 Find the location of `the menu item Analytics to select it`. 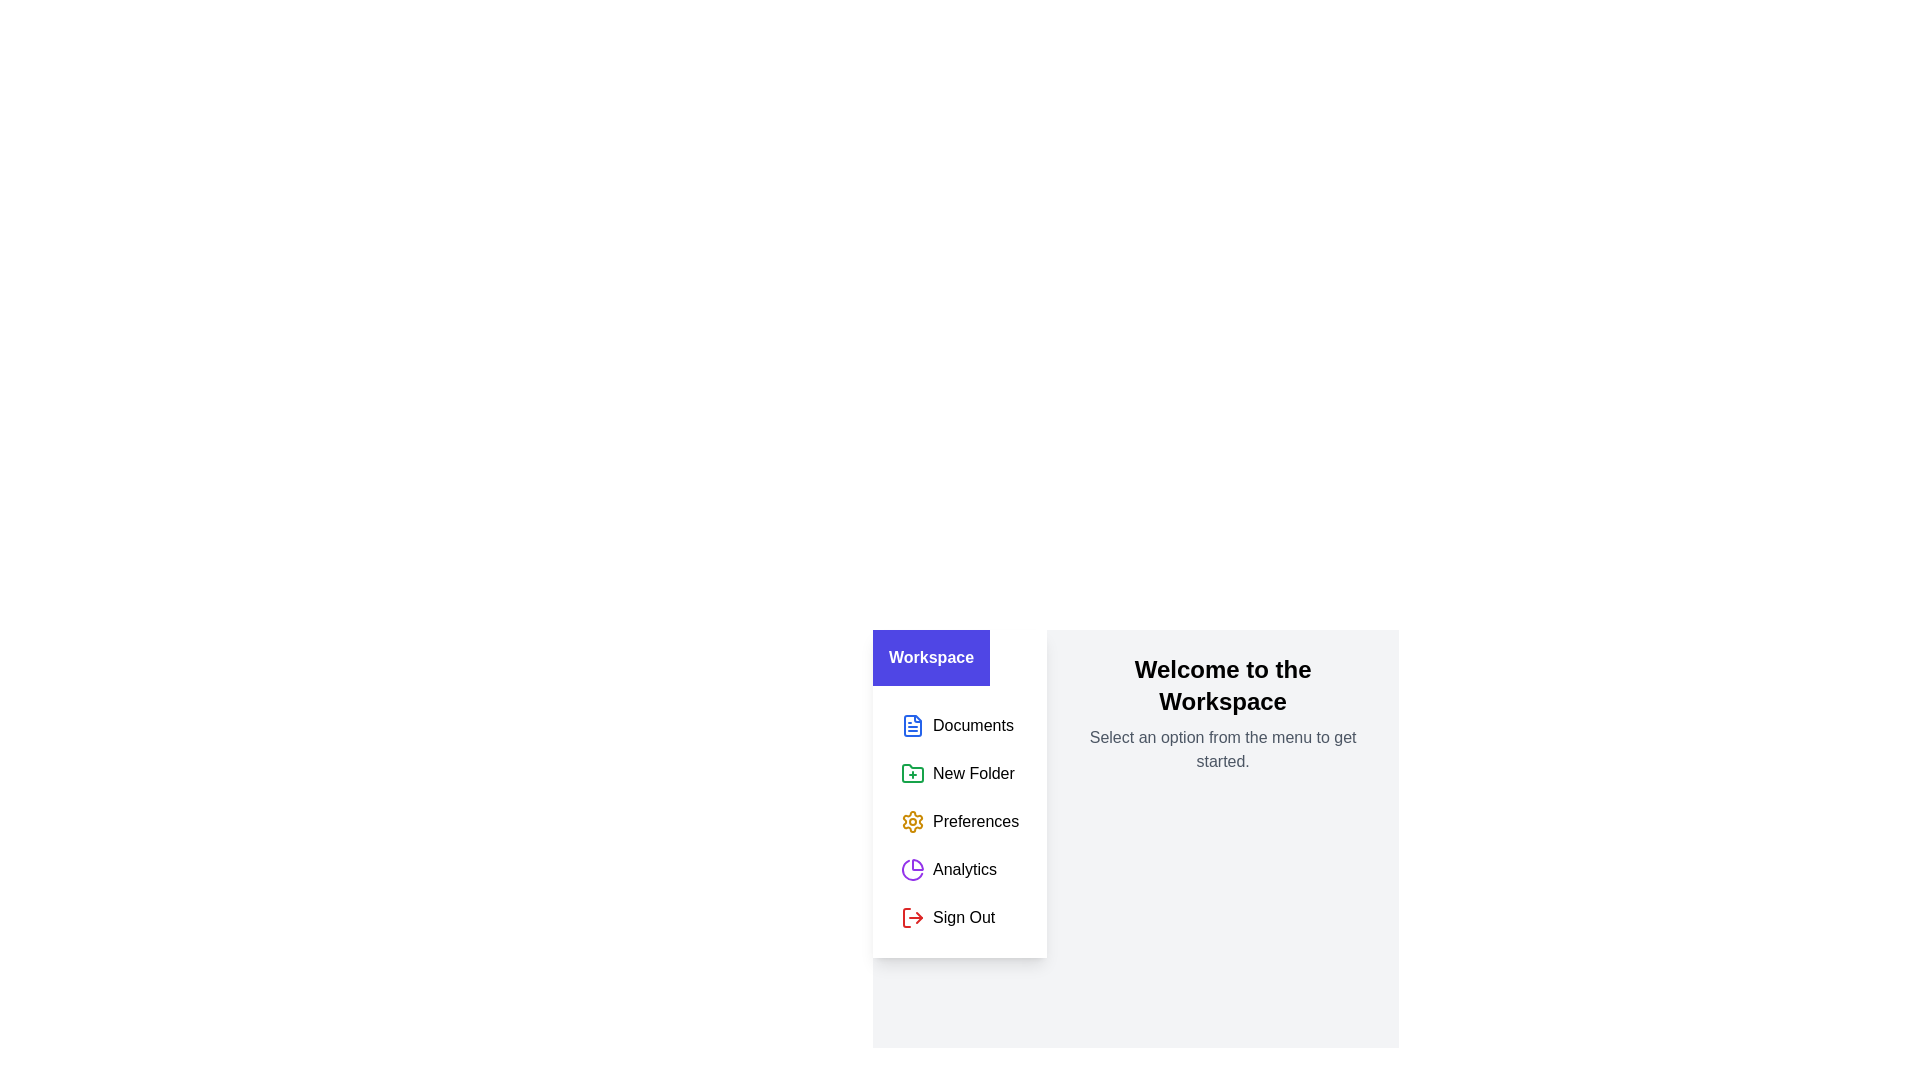

the menu item Analytics to select it is located at coordinates (960, 869).